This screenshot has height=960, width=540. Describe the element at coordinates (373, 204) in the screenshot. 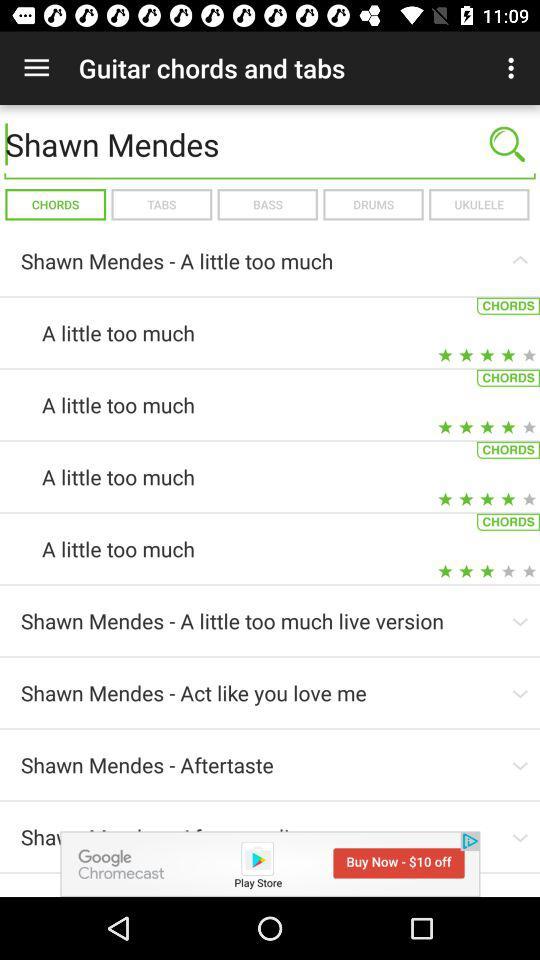

I see `the item above the shawn mendes a item` at that location.